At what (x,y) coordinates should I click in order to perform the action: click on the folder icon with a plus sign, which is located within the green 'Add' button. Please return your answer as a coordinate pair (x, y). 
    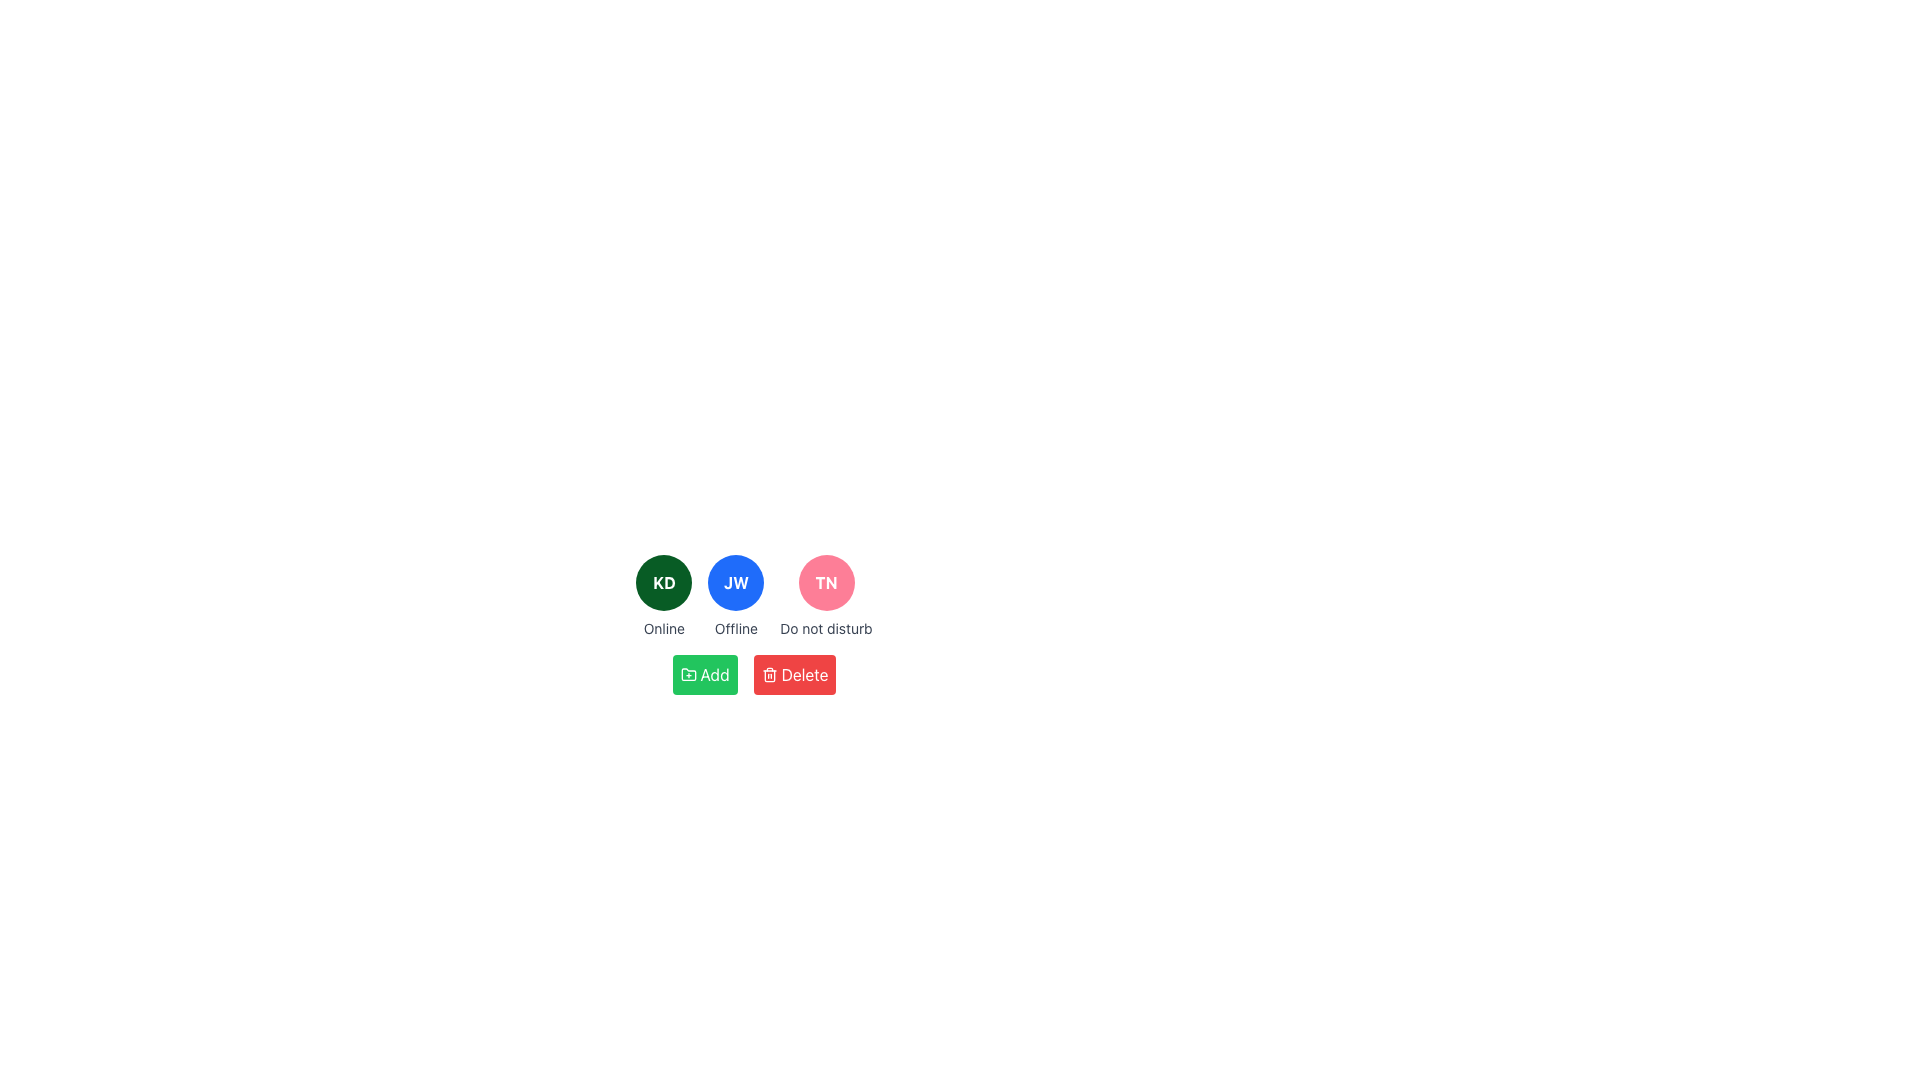
    Looking at the image, I should click on (688, 675).